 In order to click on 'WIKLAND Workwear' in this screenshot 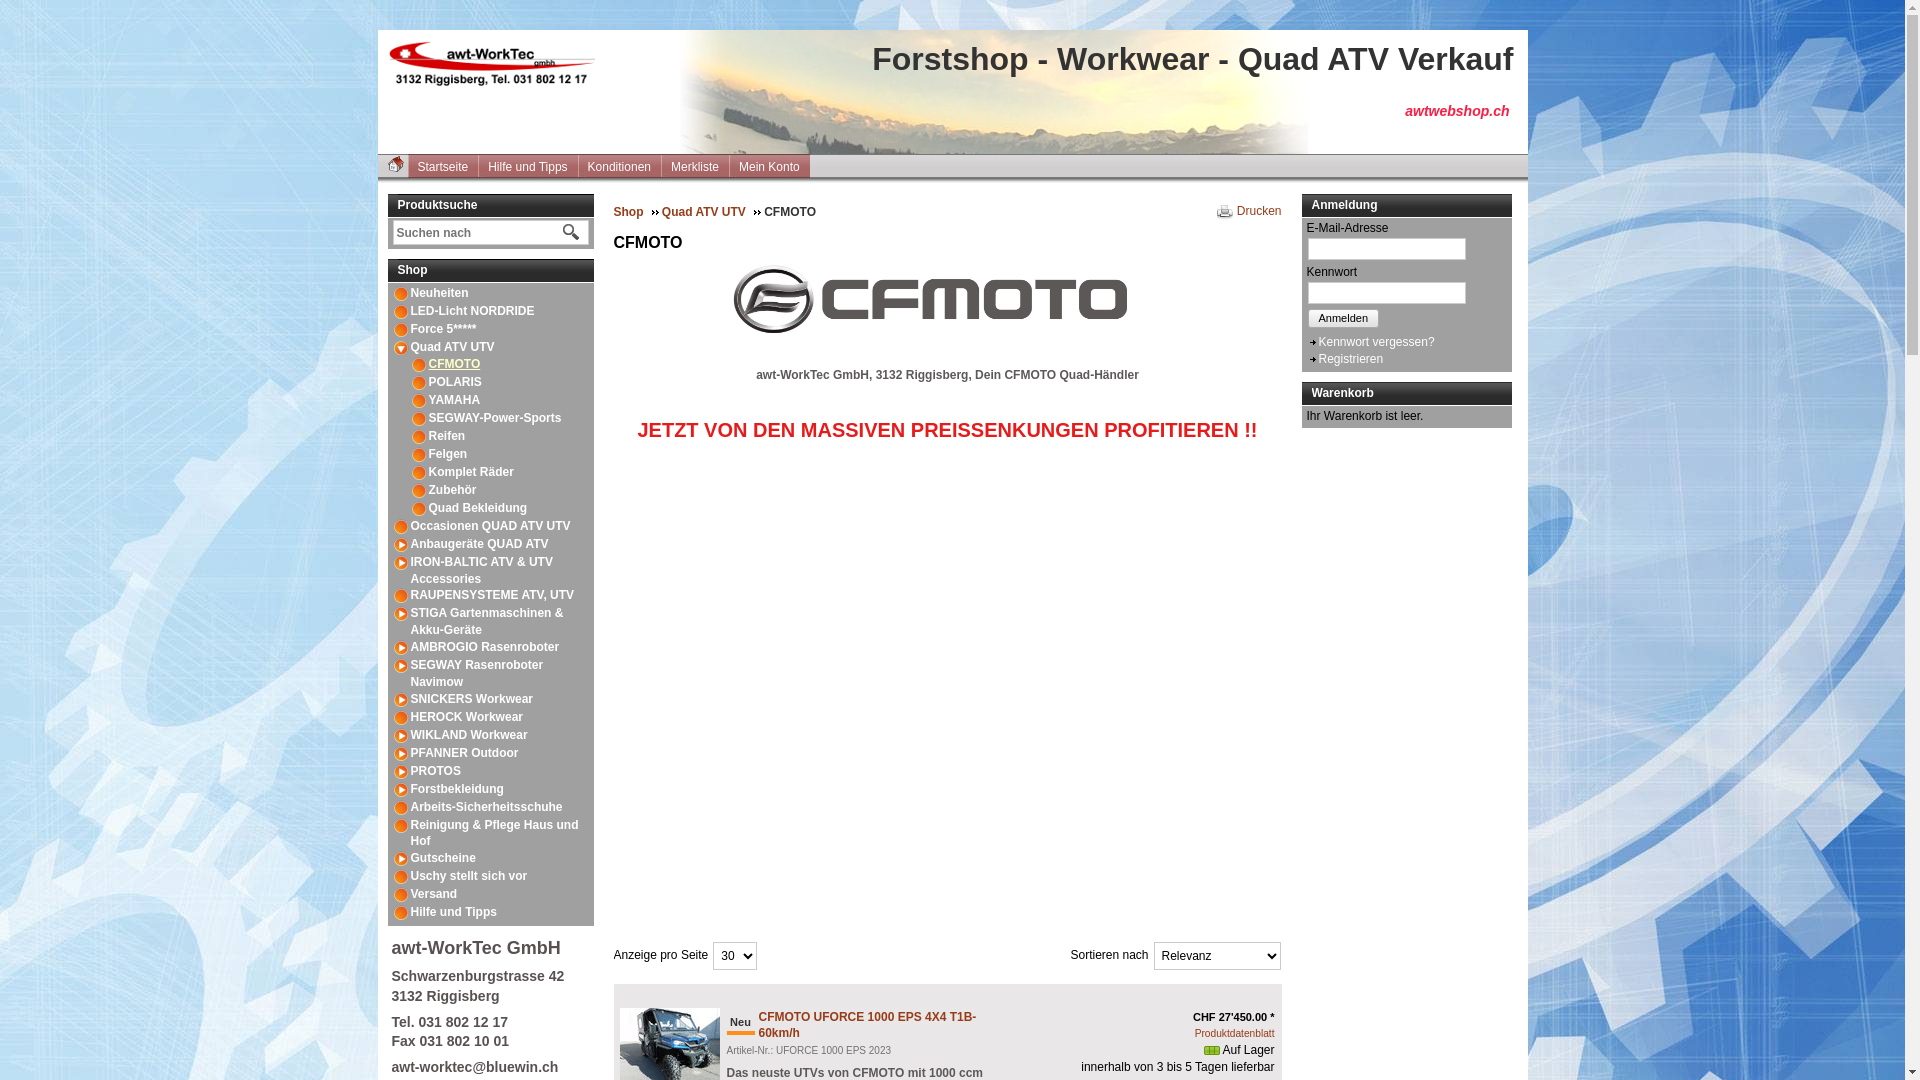, I will do `click(468, 735)`.